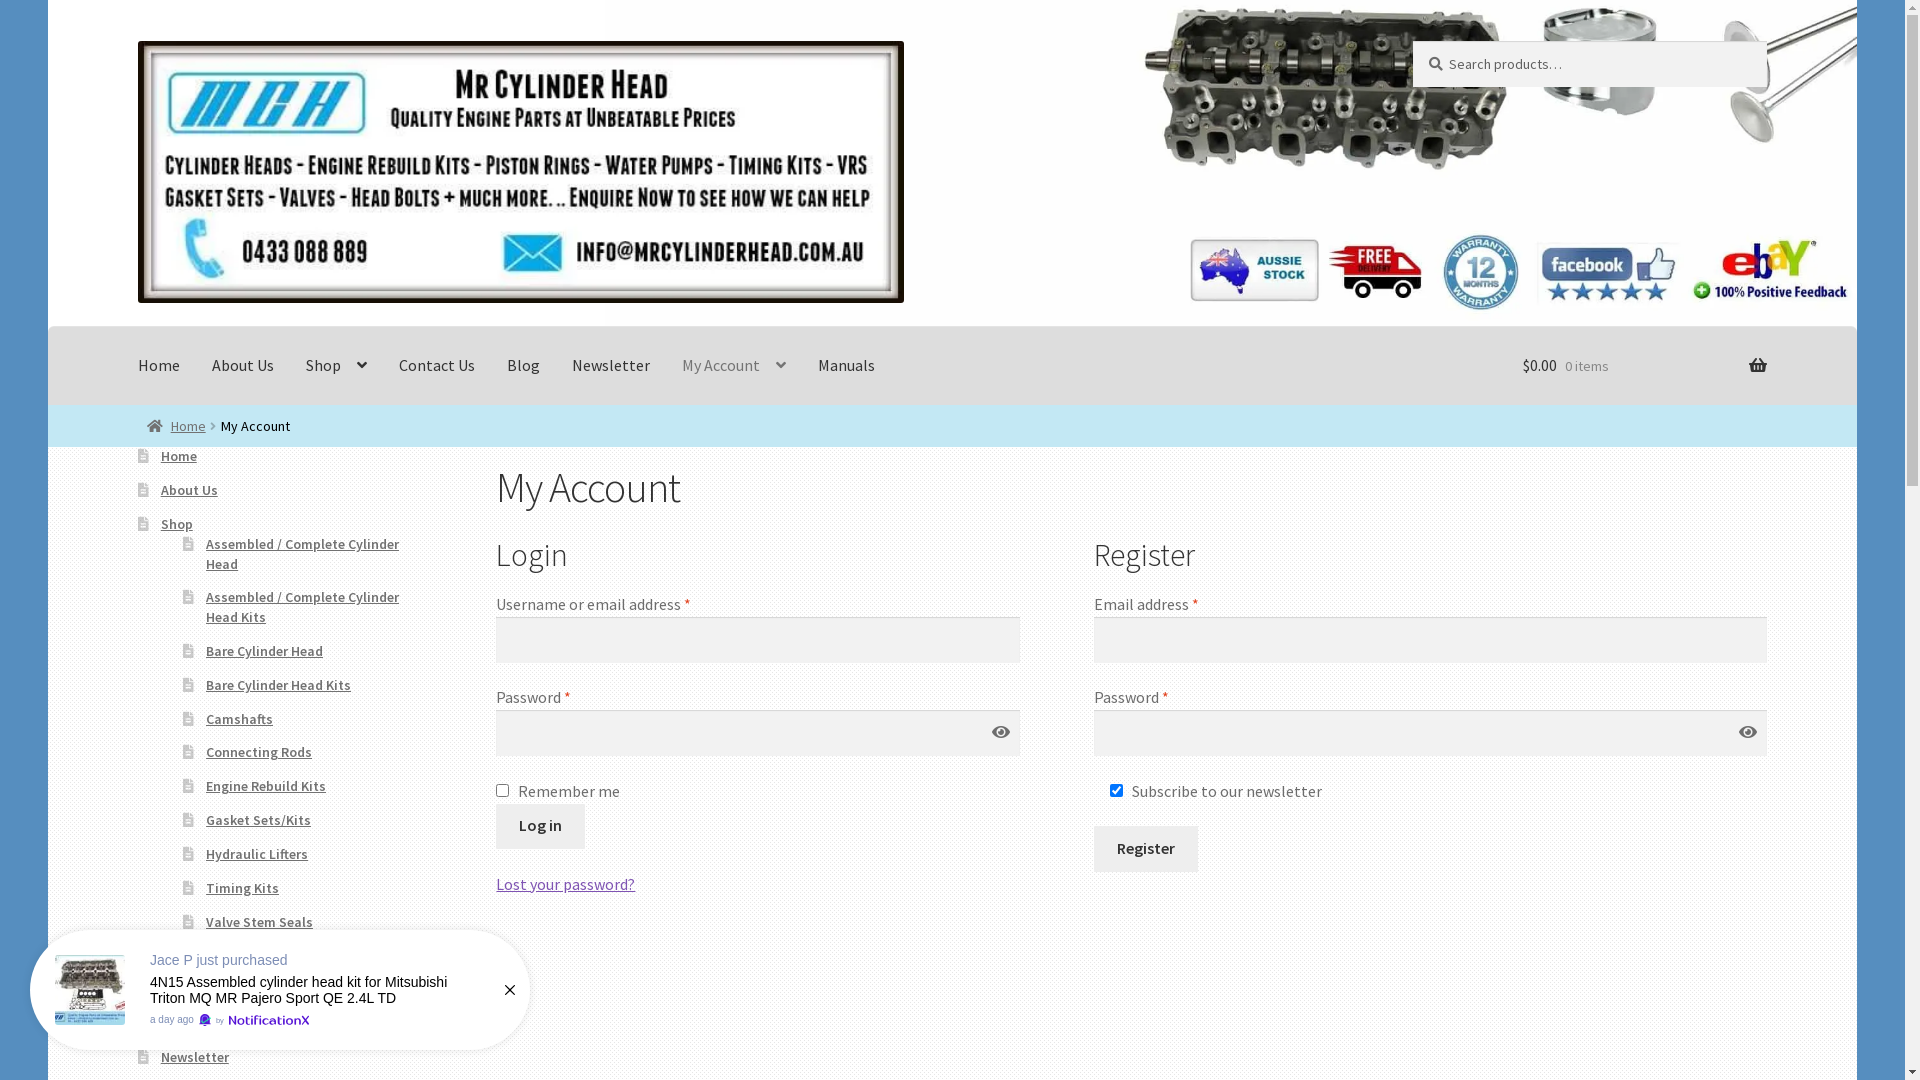 Image resolution: width=1920 pixels, height=1080 pixels. Describe the element at coordinates (301, 554) in the screenshot. I see `'Assembled / Complete Cylinder Head'` at that location.